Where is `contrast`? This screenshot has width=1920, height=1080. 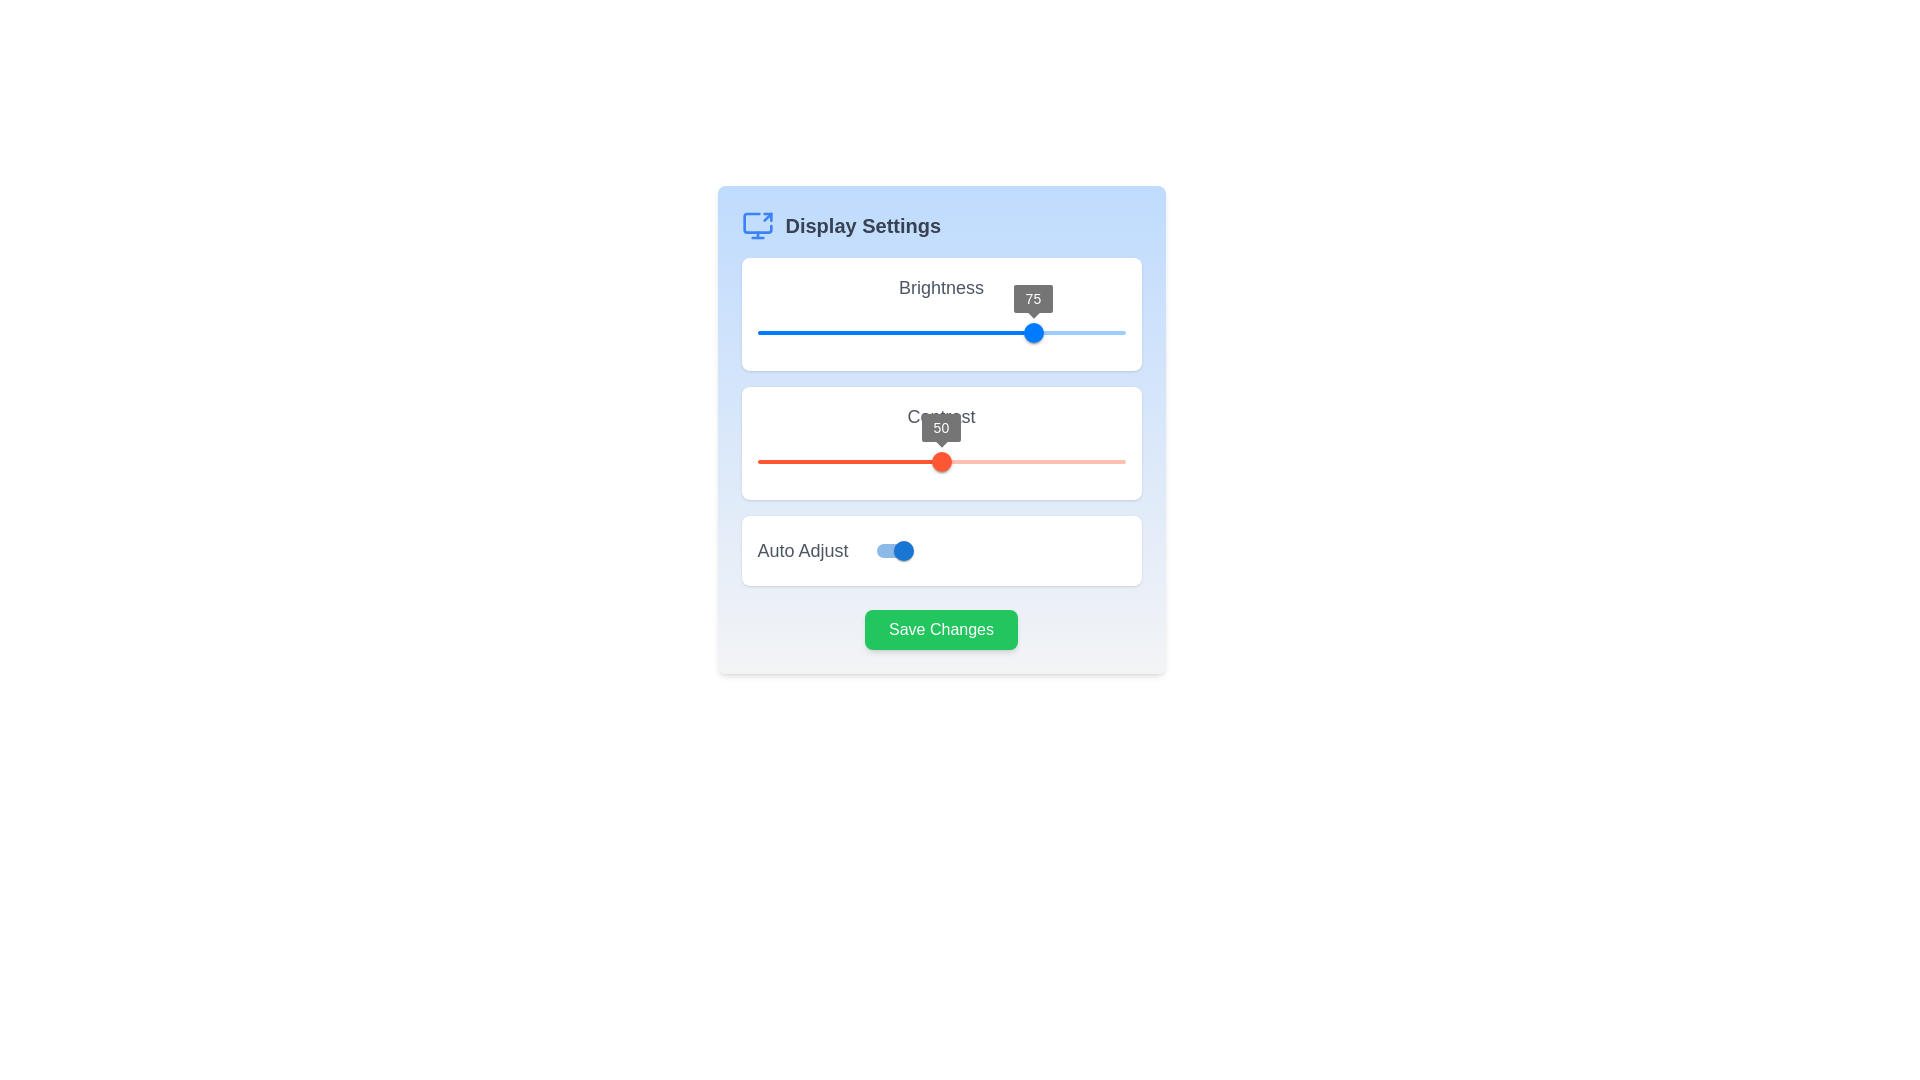 contrast is located at coordinates (812, 462).